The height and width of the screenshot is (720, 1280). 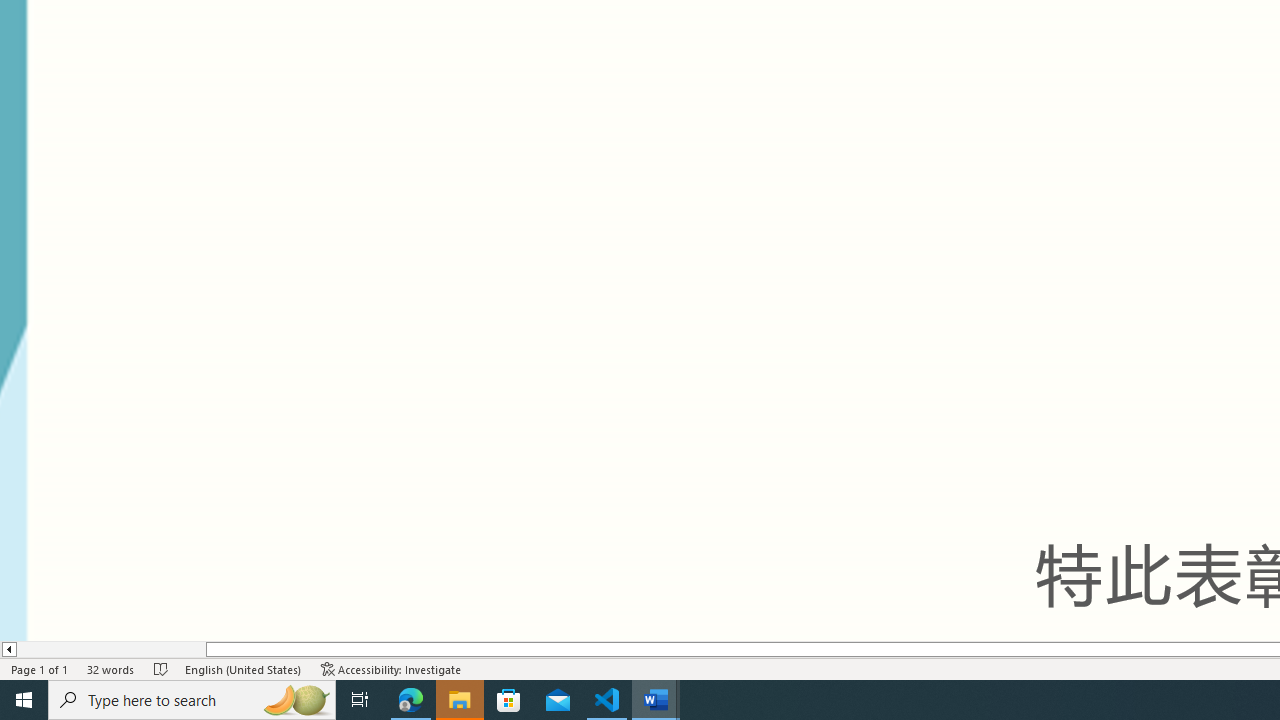 I want to click on 'Word Count 32 words', so click(x=110, y=669).